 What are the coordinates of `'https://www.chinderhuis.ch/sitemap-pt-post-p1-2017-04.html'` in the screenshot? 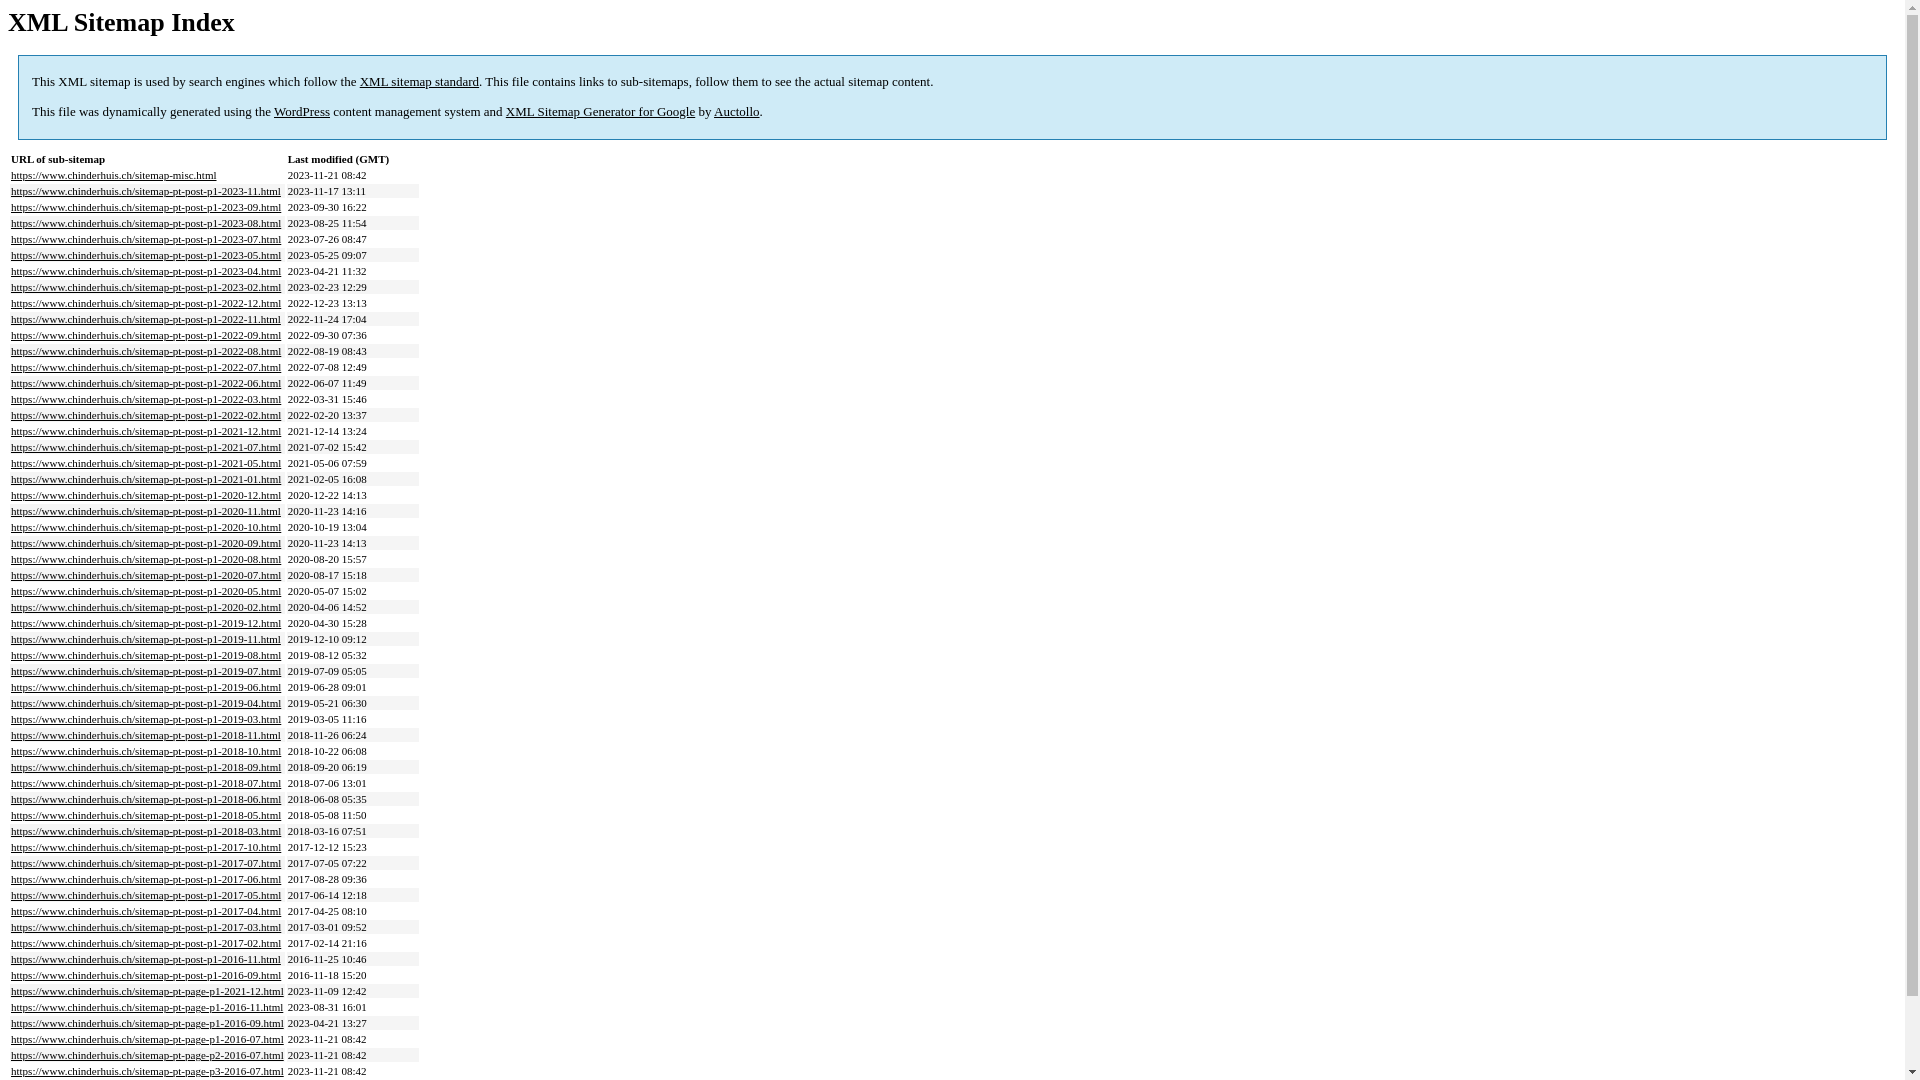 It's located at (144, 910).